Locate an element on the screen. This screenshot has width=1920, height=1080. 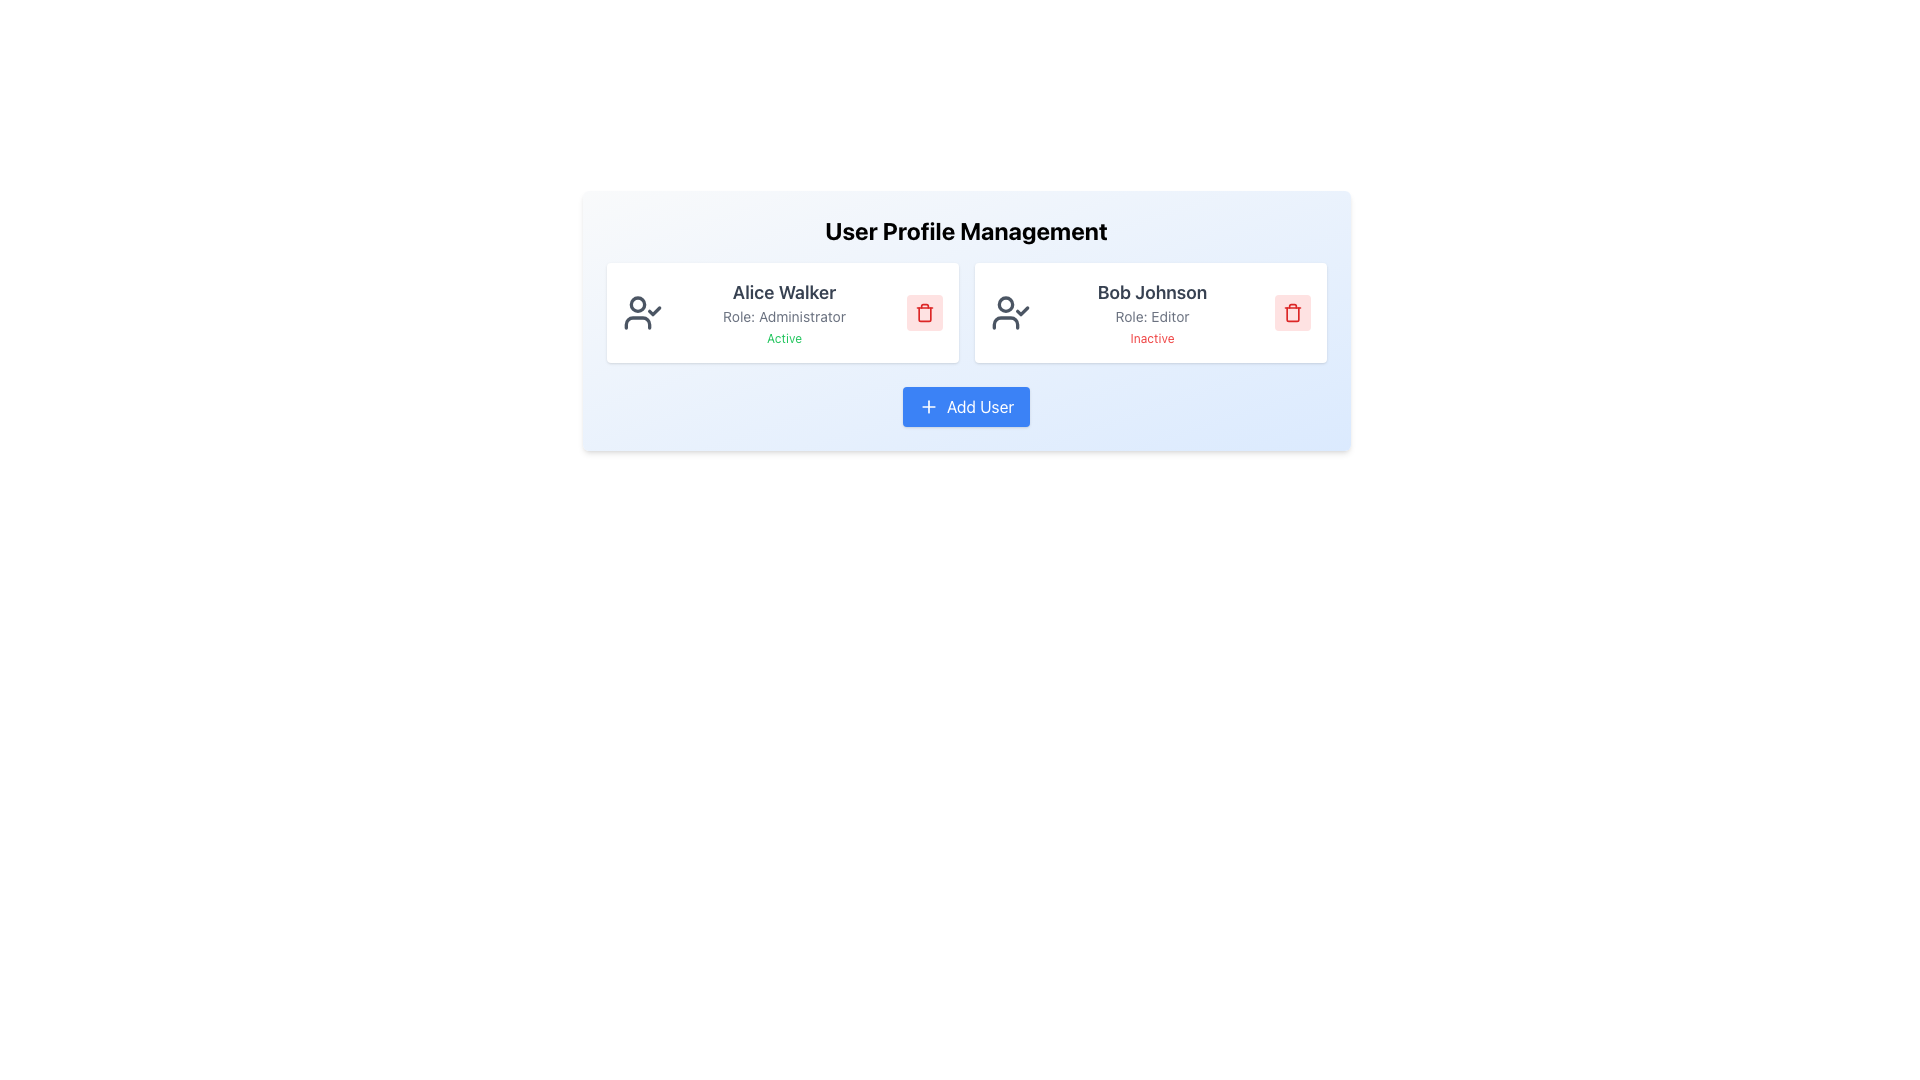
the text label displaying 'Inactive' in red font, located below 'Role: Editor' in the user profile section for 'Bob Johnson.' is located at coordinates (1152, 338).